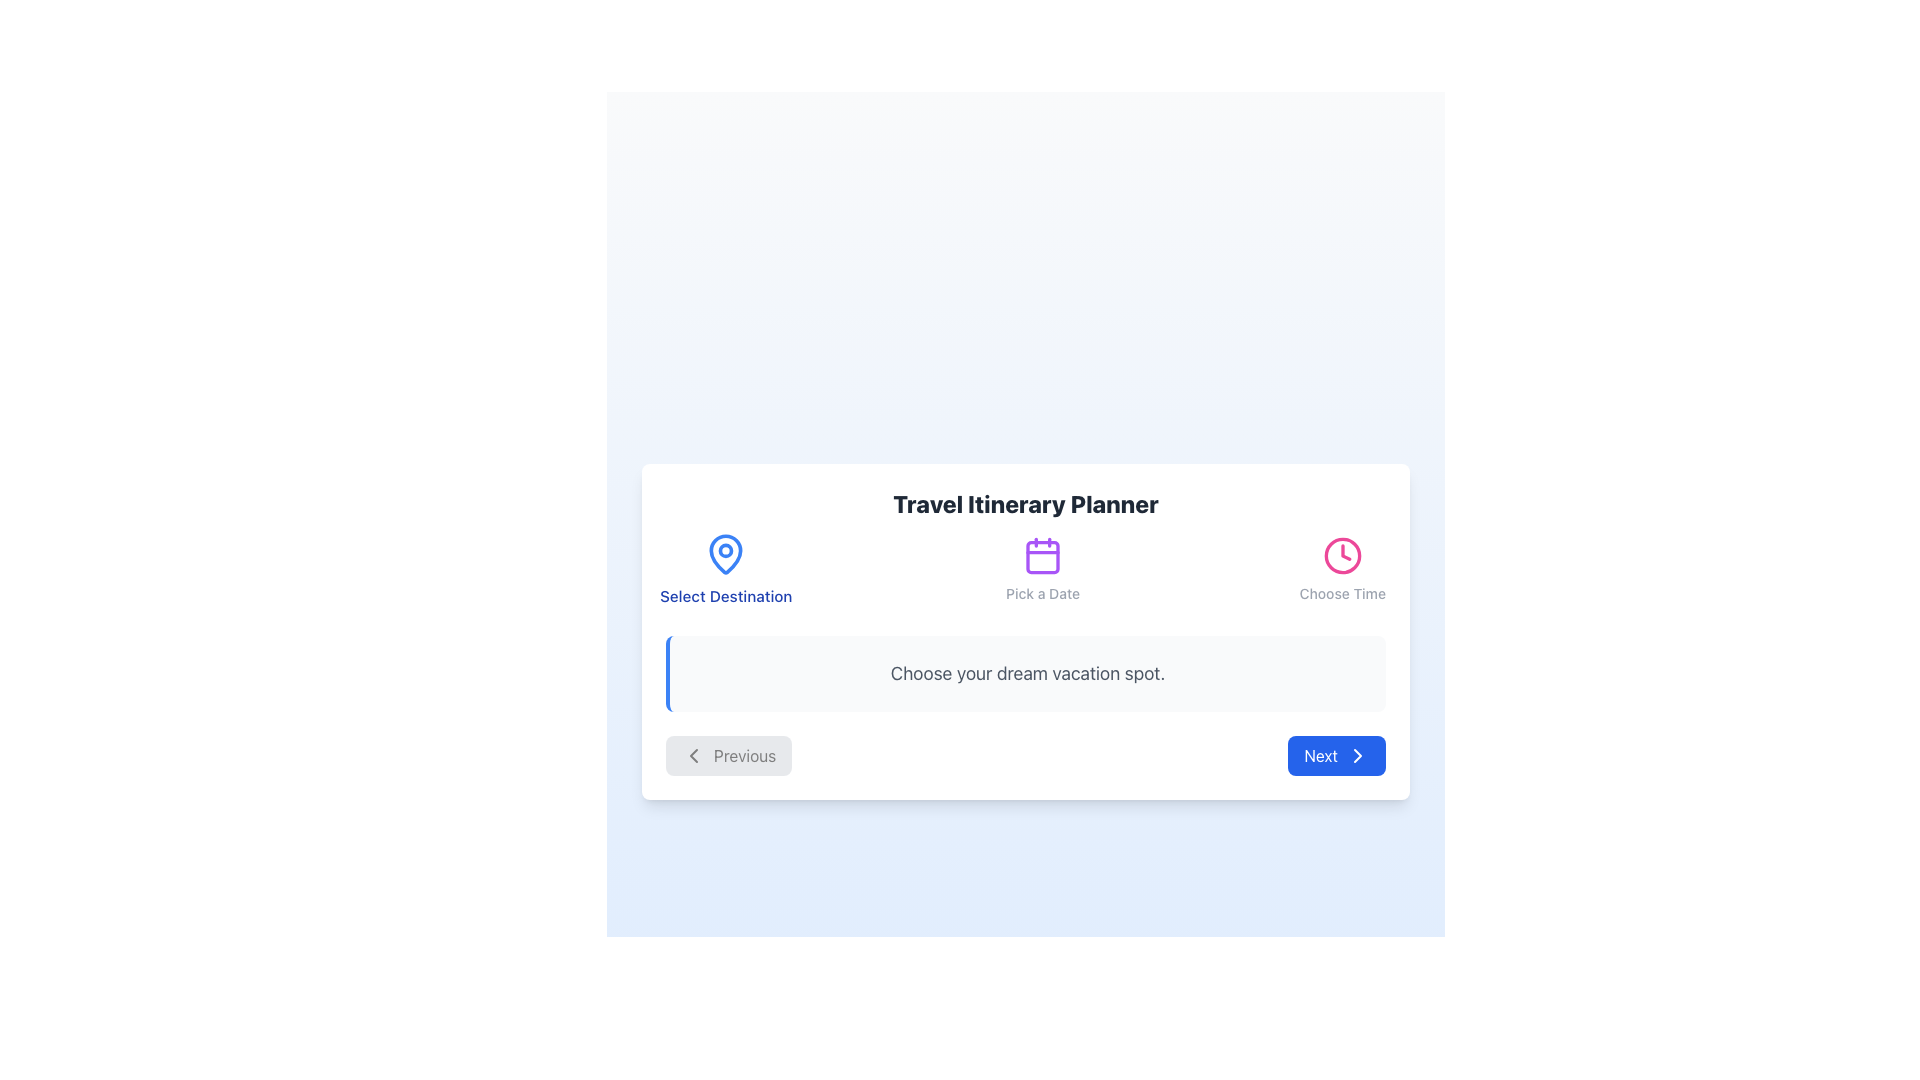 The width and height of the screenshot is (1920, 1080). What do you see at coordinates (725, 570) in the screenshot?
I see `the leftmost button-like visual indicator for selecting a travel destination in the 'Travel Itinerary Planner' section` at bounding box center [725, 570].